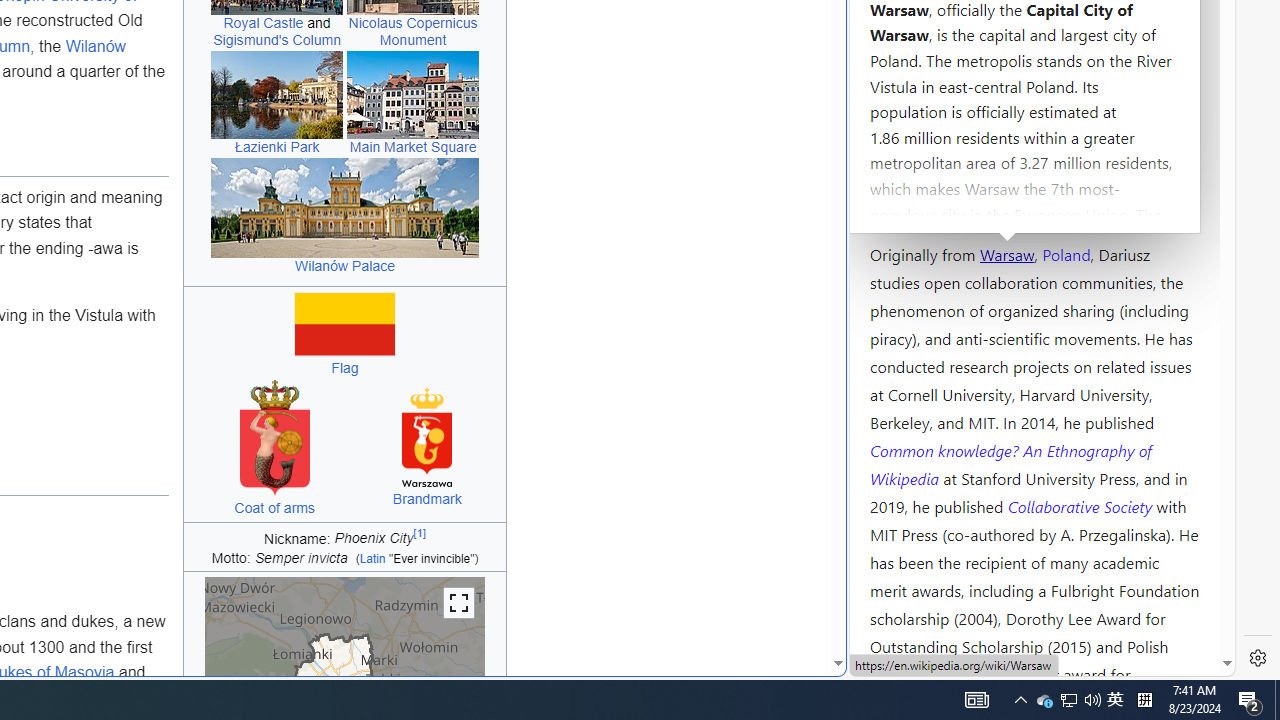 The width and height of the screenshot is (1280, 720). Describe the element at coordinates (458, 602) in the screenshot. I see `'Class: oo-ui-buttonElement-button'` at that location.